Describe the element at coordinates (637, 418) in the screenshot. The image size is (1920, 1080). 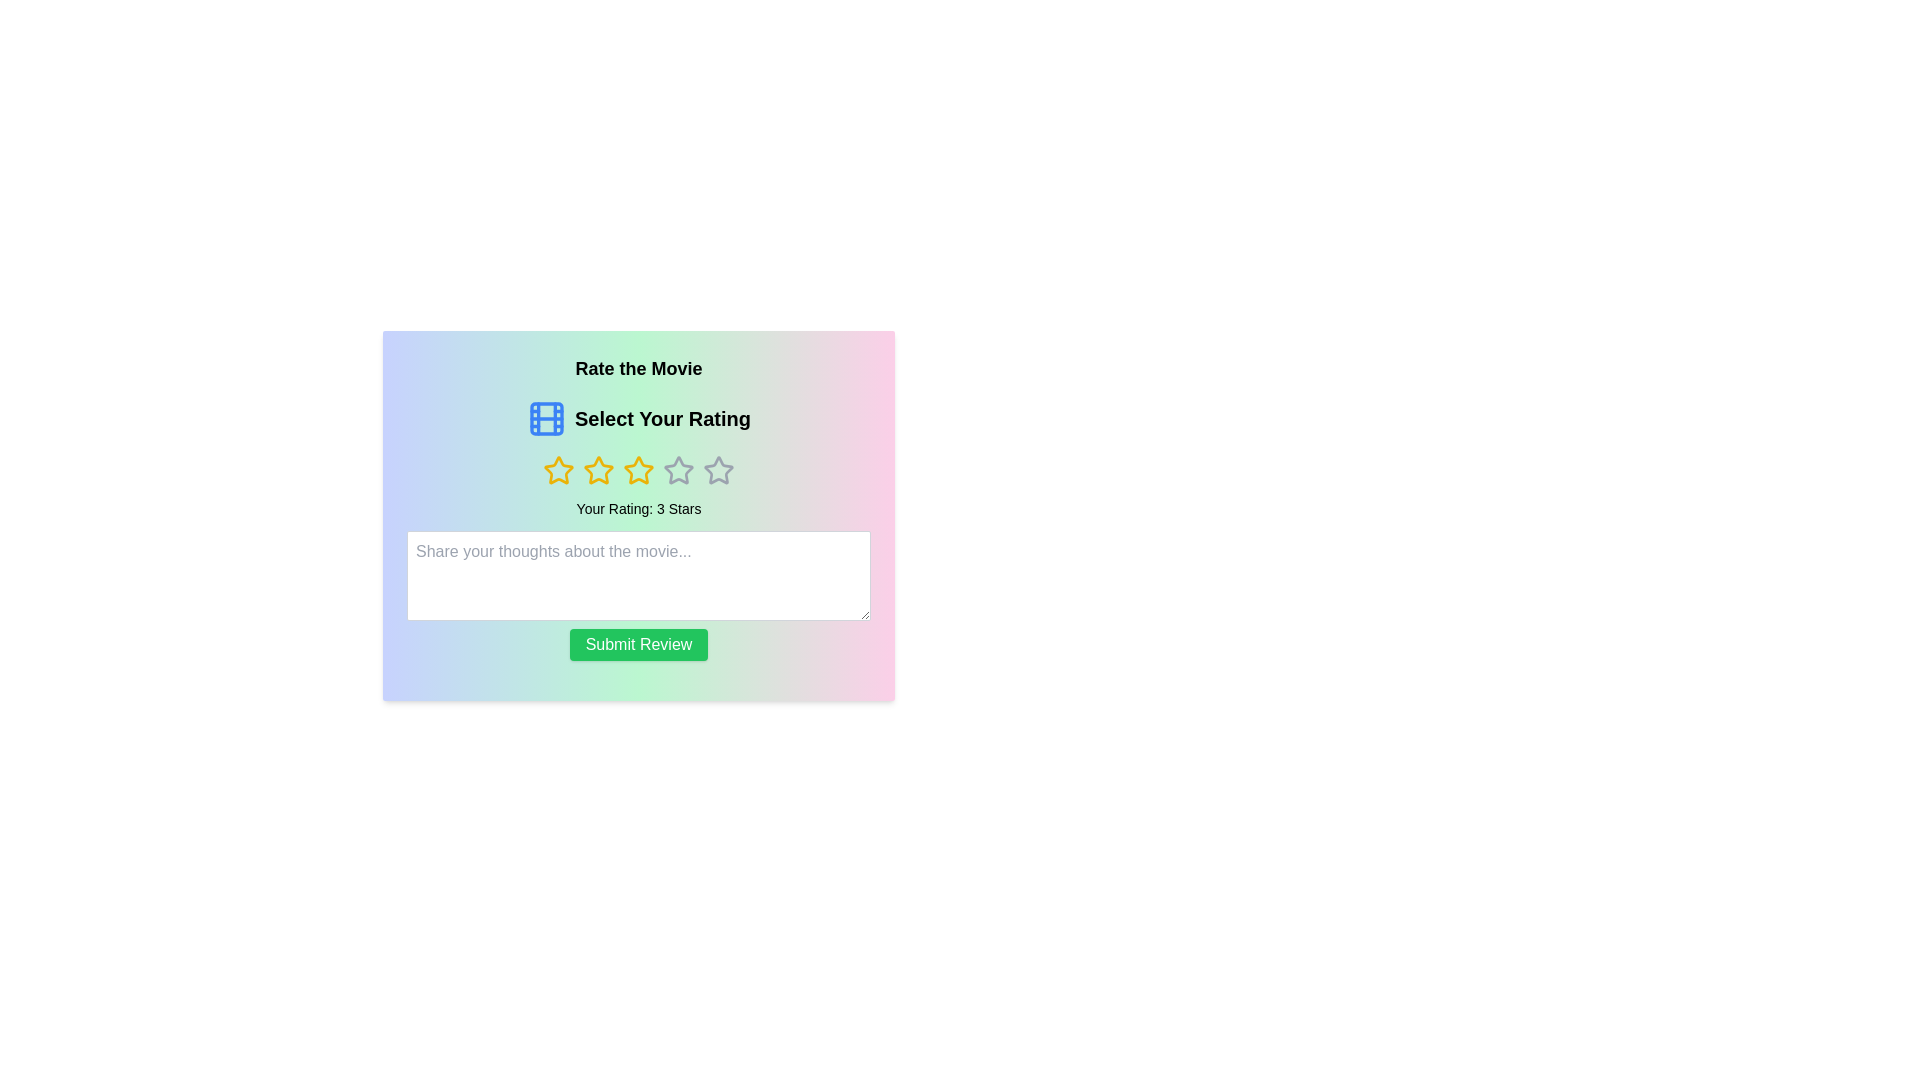
I see `displayed text 'Select Your Rating' which is centrally aligned and accompanied by a film strip icon, located beneath 'Rate the Movie' and above the star rating row` at that location.